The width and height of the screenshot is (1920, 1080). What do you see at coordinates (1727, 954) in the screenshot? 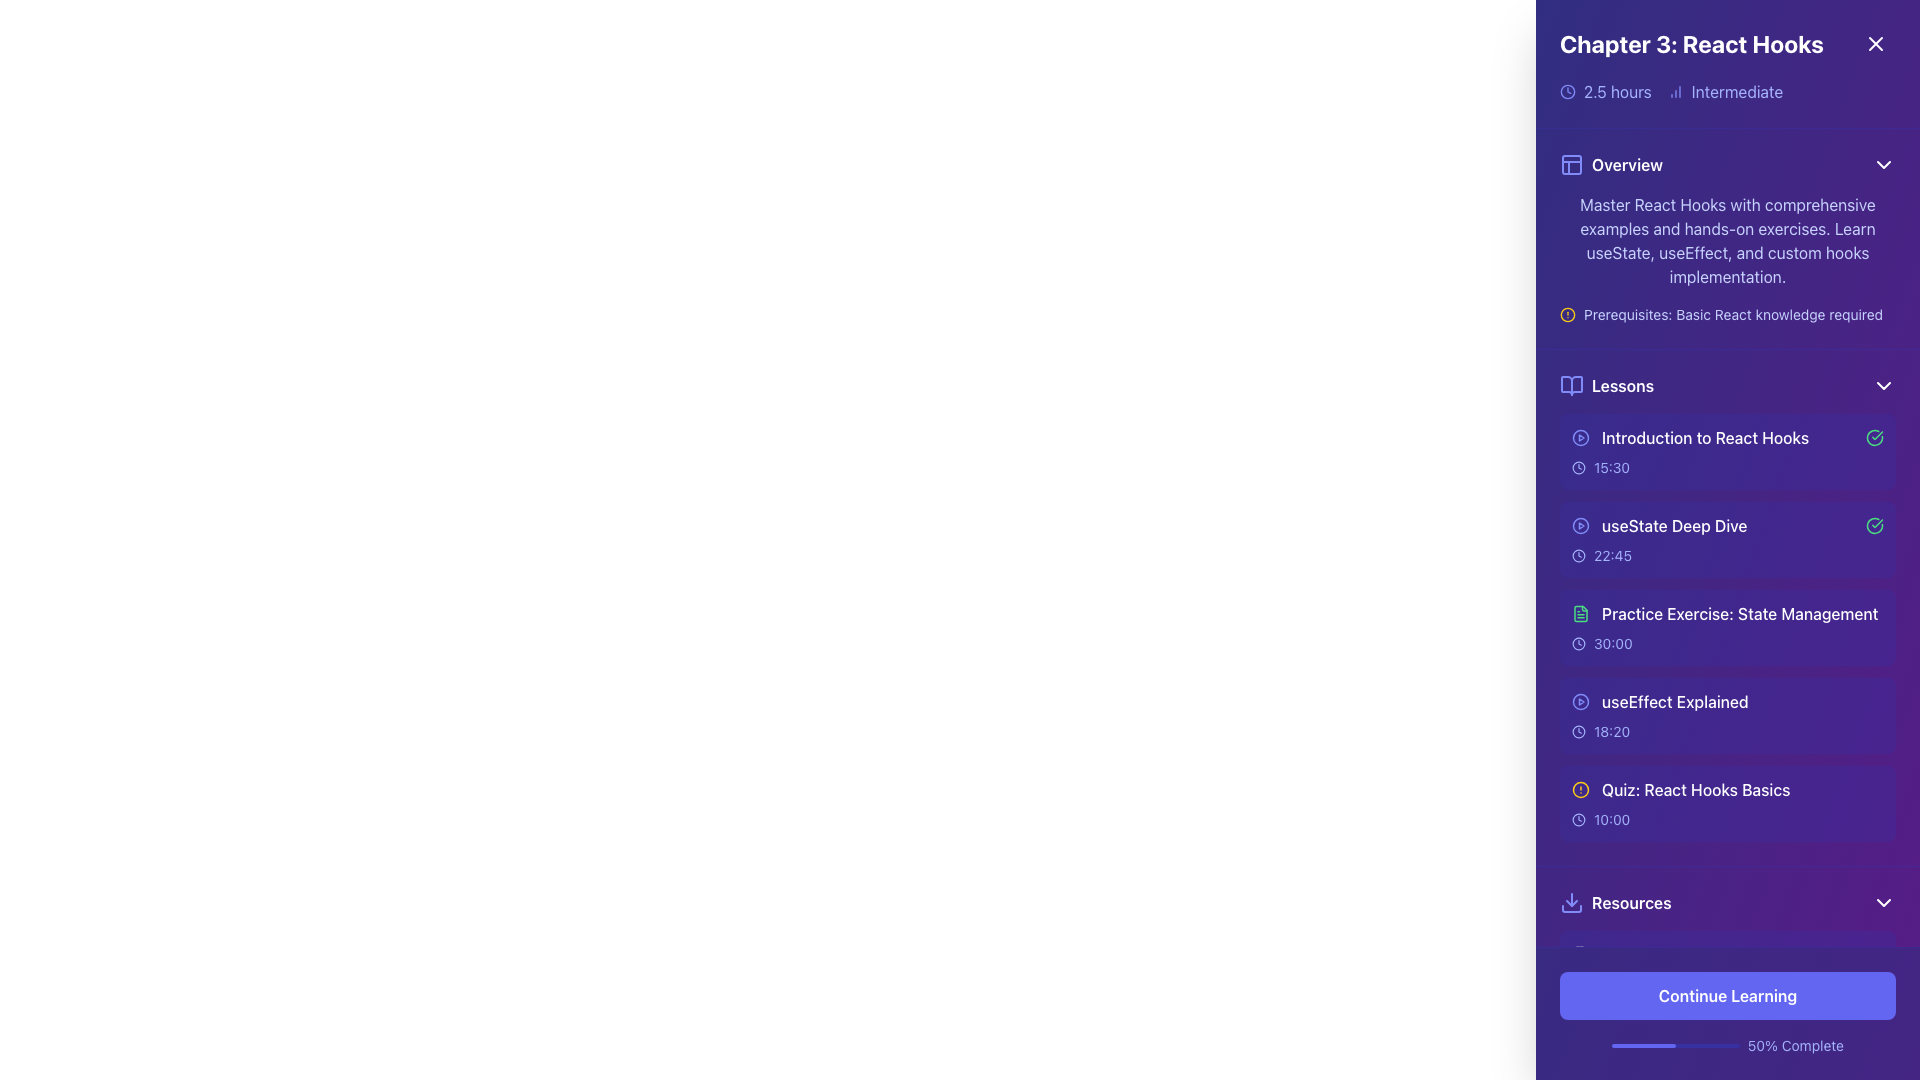
I see `the downloadable link for the 'Hooks Cheat Sheet' PDF file located in the 'Resources' section, positioned above the 'Continue Learning' button` at bounding box center [1727, 954].